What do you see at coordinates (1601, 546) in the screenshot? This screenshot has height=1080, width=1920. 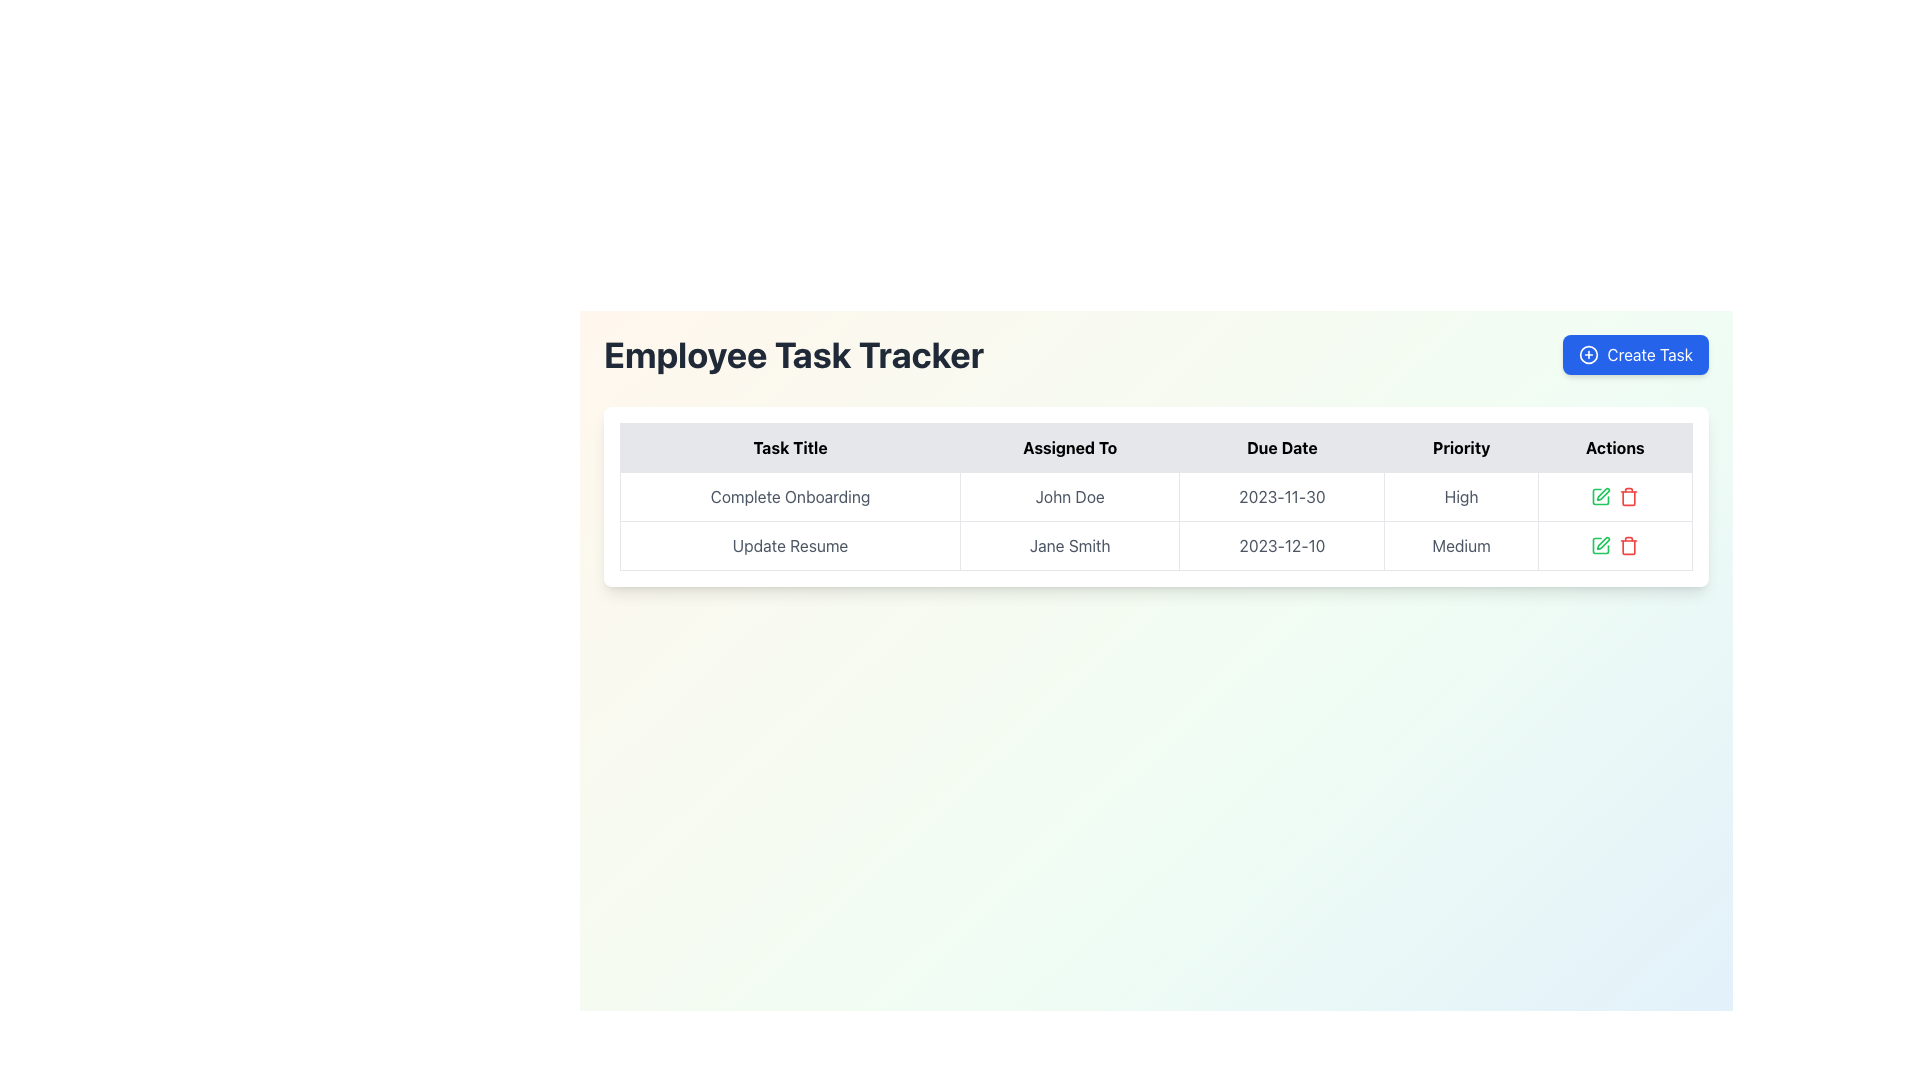 I see `the edit icon in the 'Actions' column of the 'Update Resume' task` at bounding box center [1601, 546].